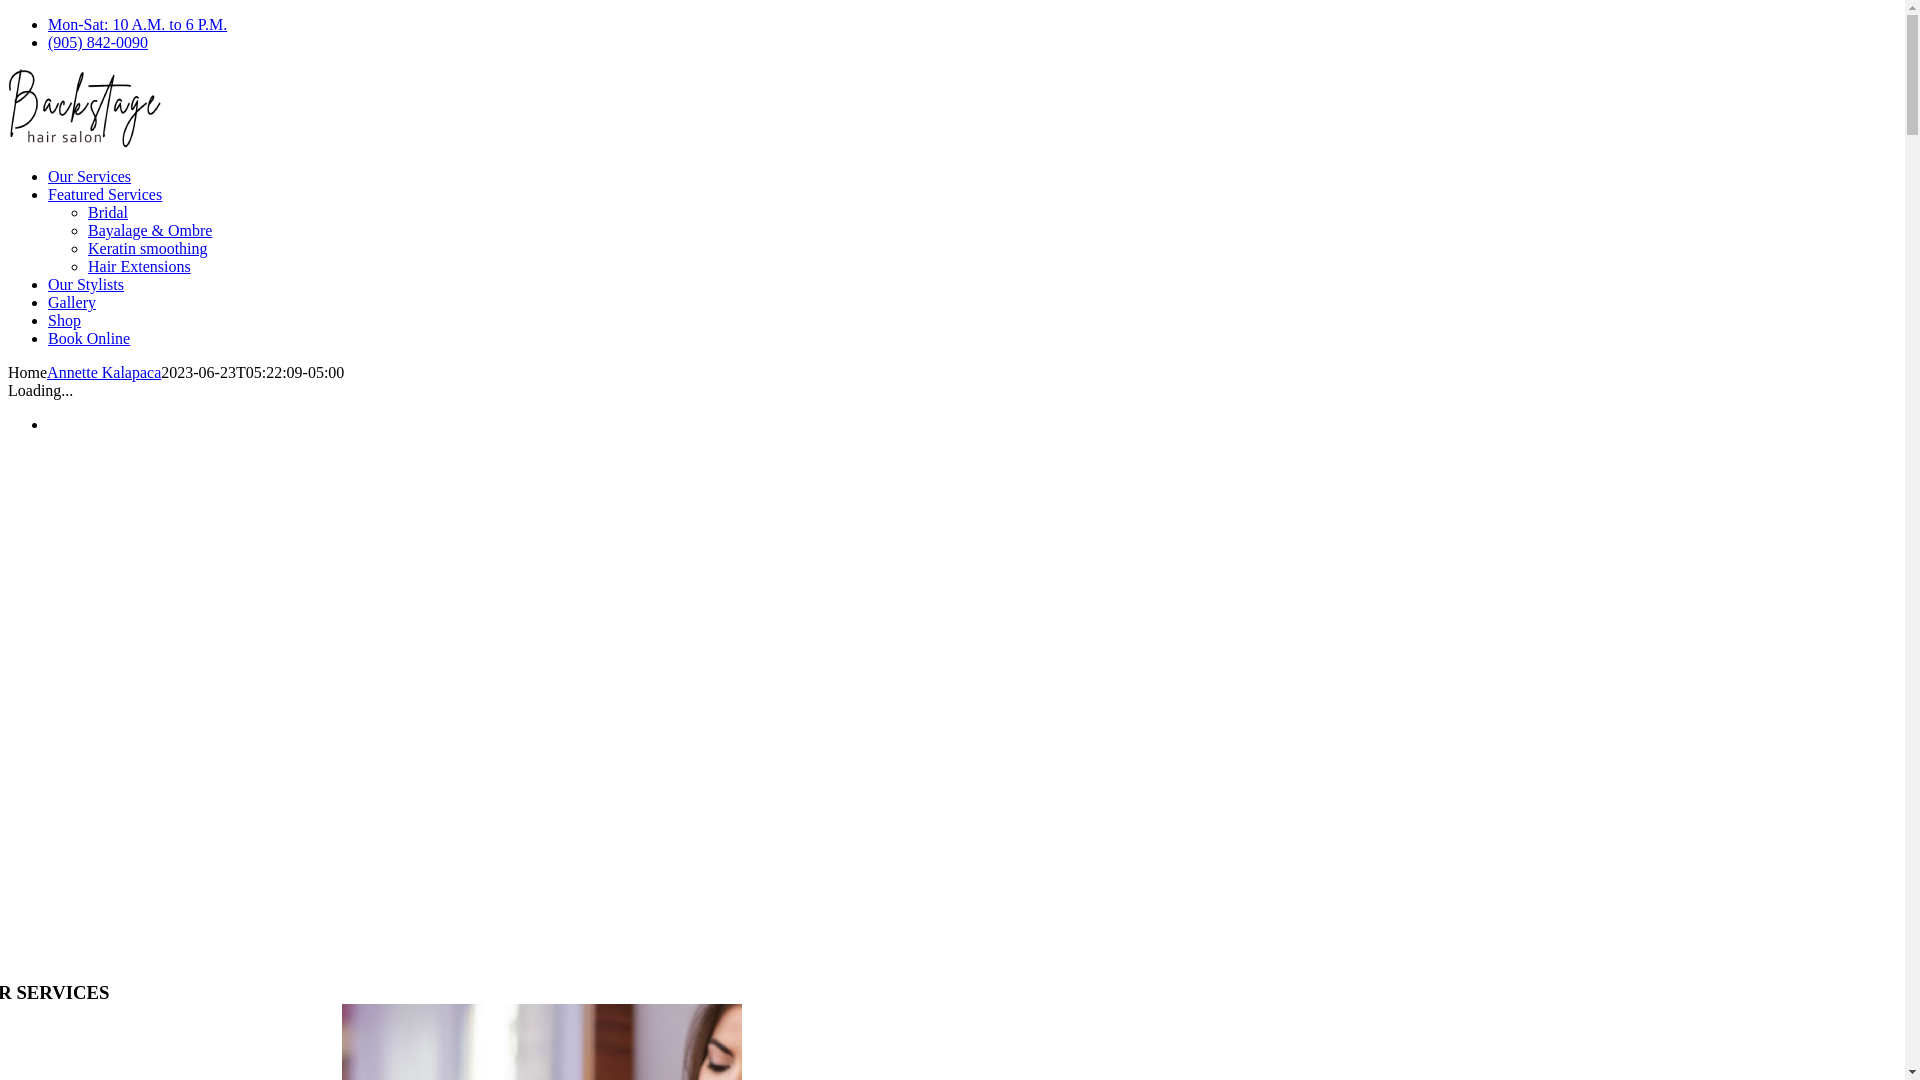 The image size is (1920, 1080). What do you see at coordinates (88, 337) in the screenshot?
I see `'Book Online'` at bounding box center [88, 337].